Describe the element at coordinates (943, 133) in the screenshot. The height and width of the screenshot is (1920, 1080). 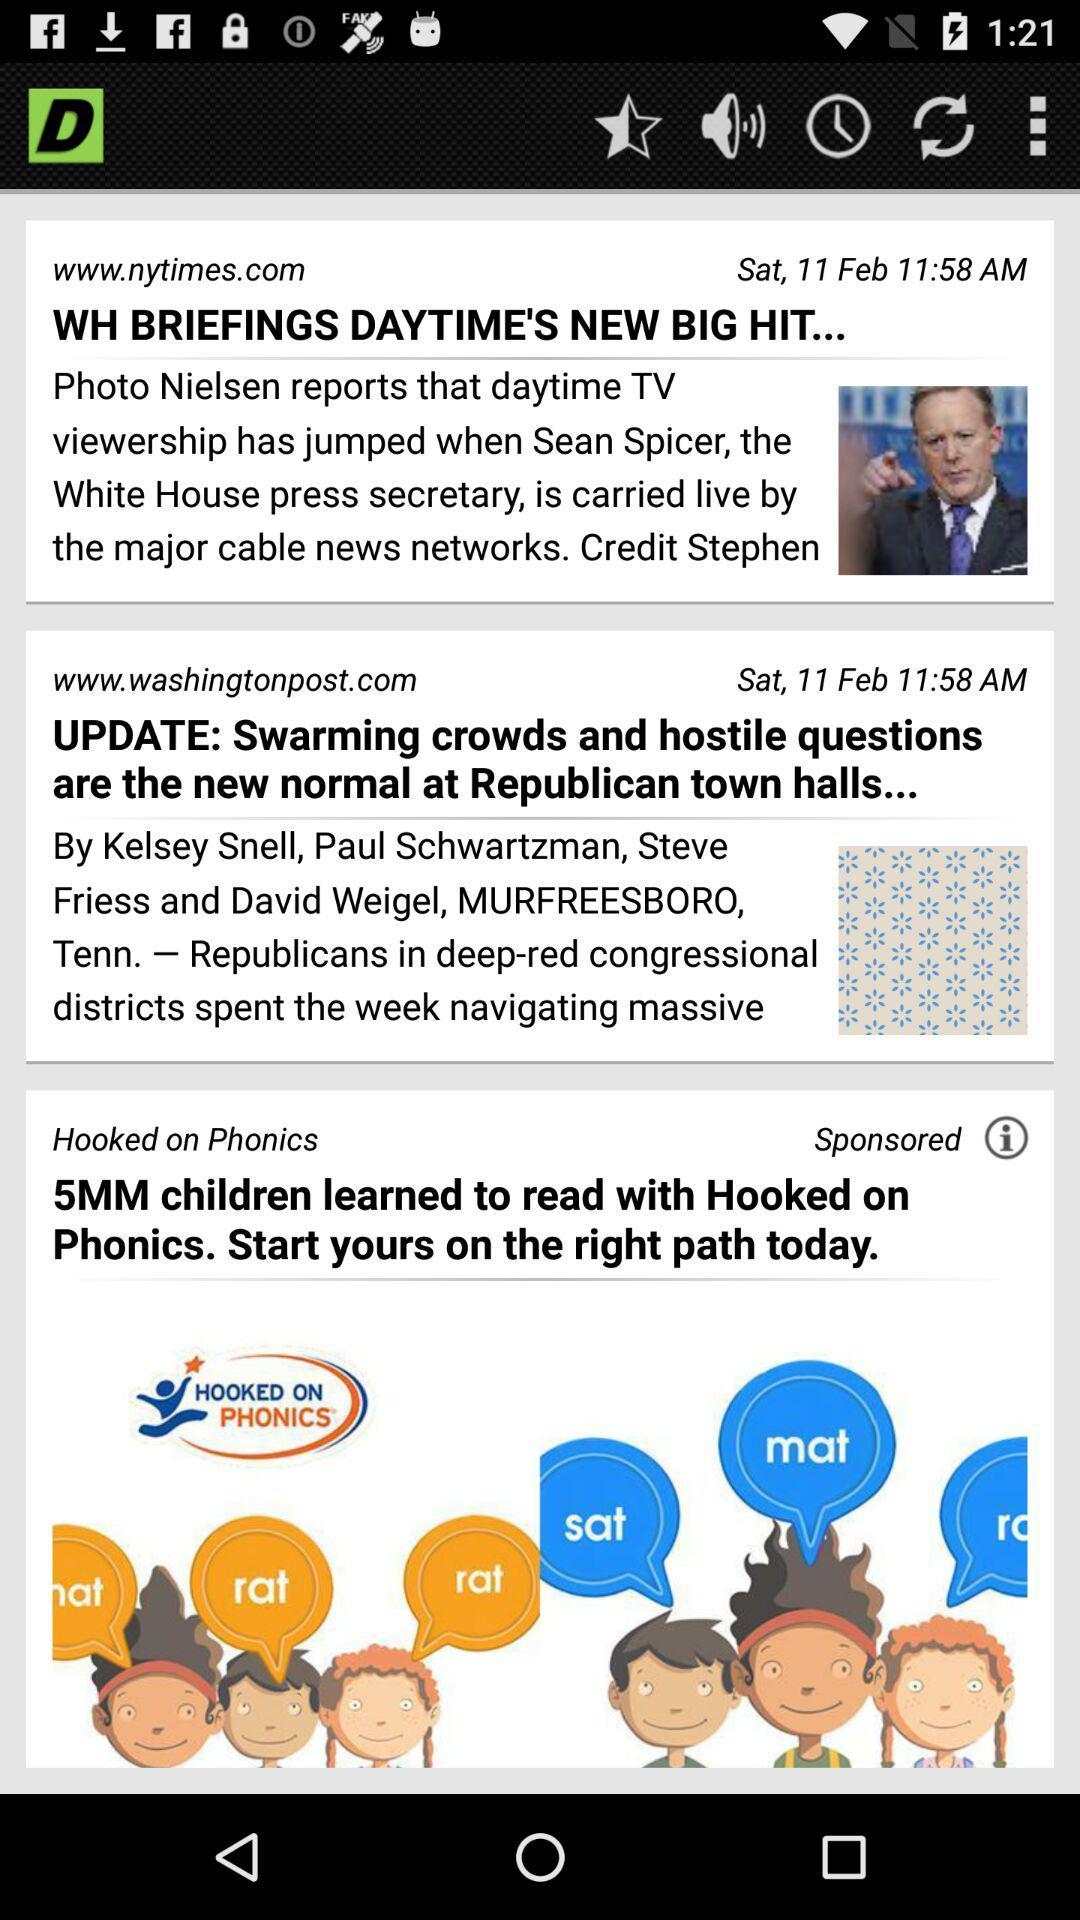
I see `the refresh icon` at that location.